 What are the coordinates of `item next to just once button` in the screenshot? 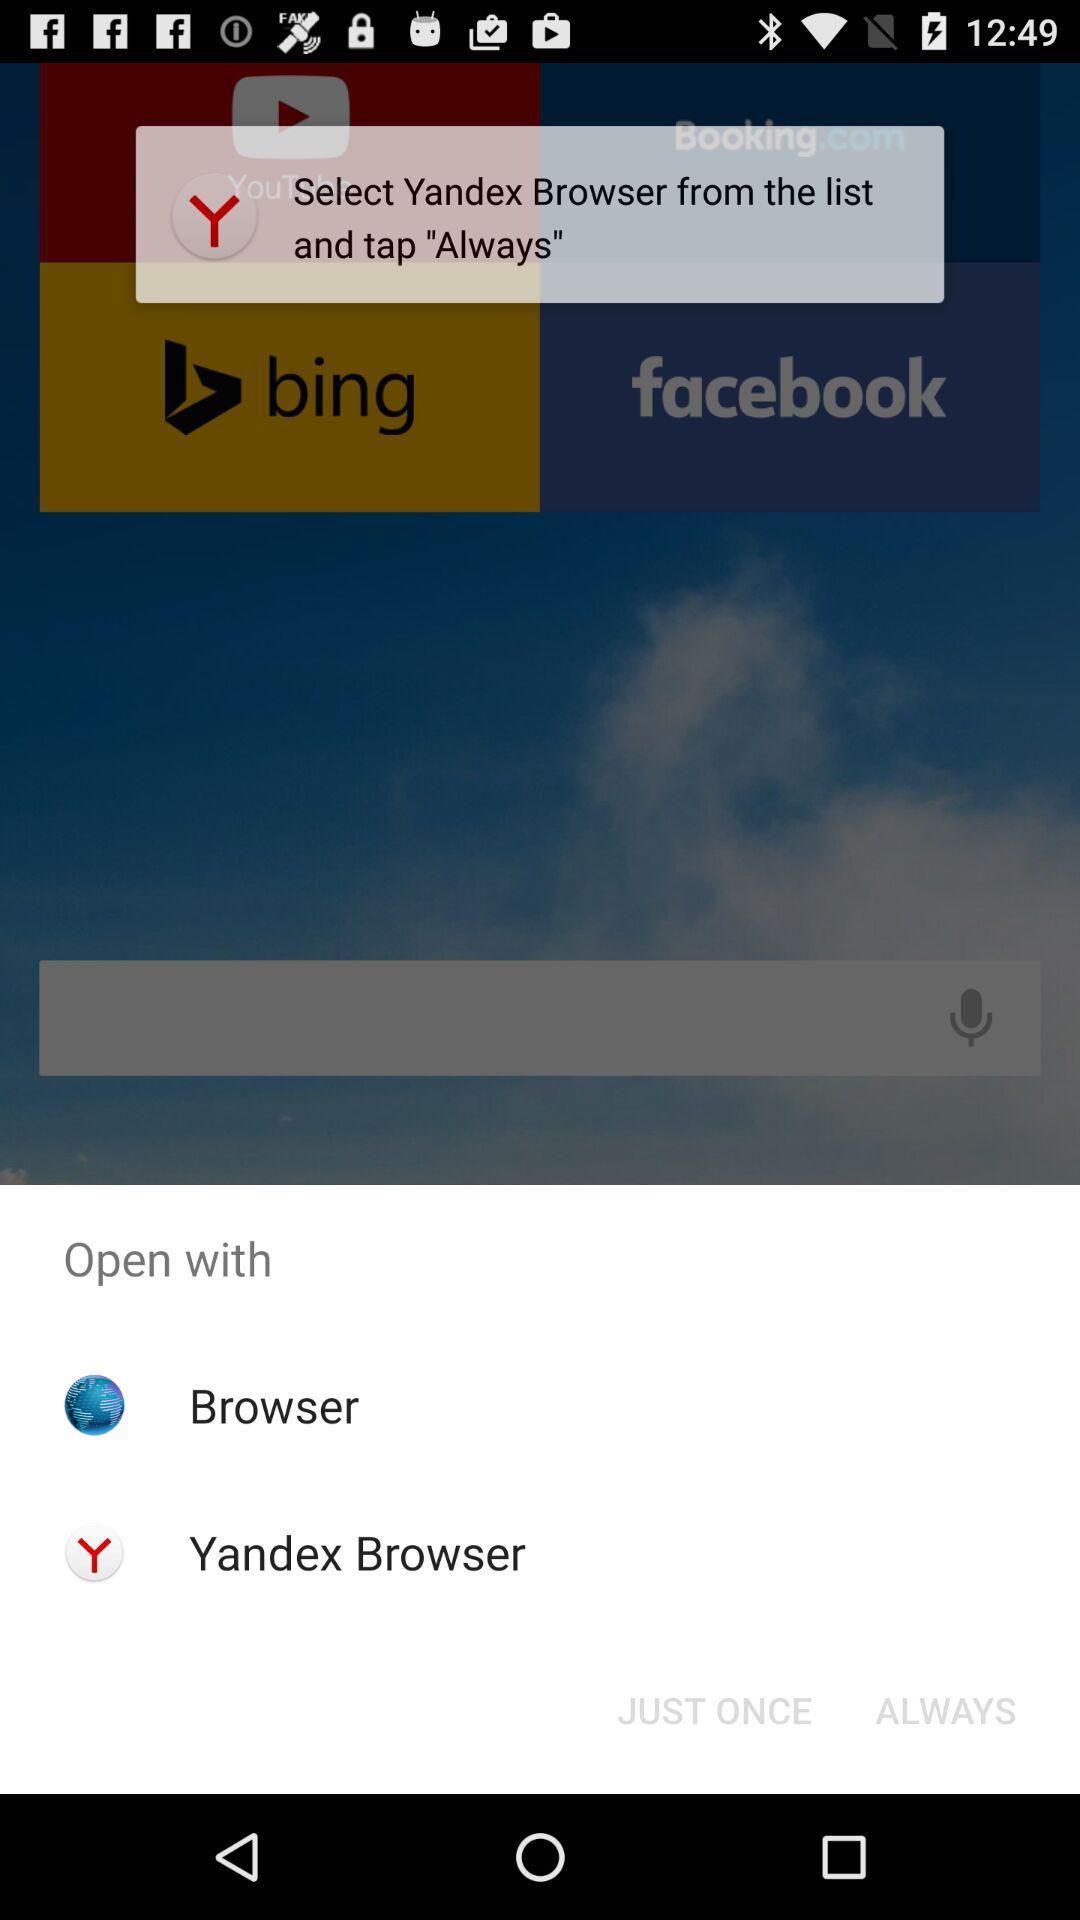 It's located at (945, 1708).